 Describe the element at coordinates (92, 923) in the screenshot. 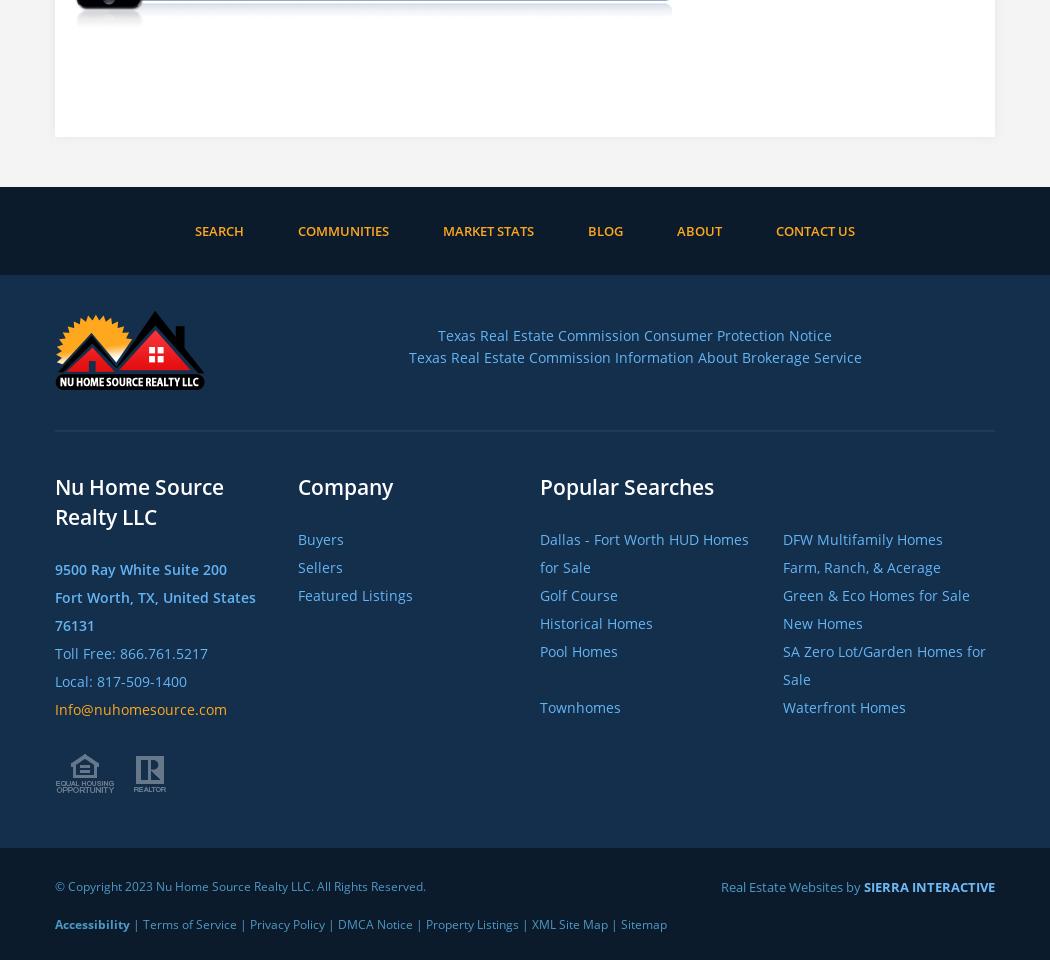

I see `'Accessibility'` at that location.